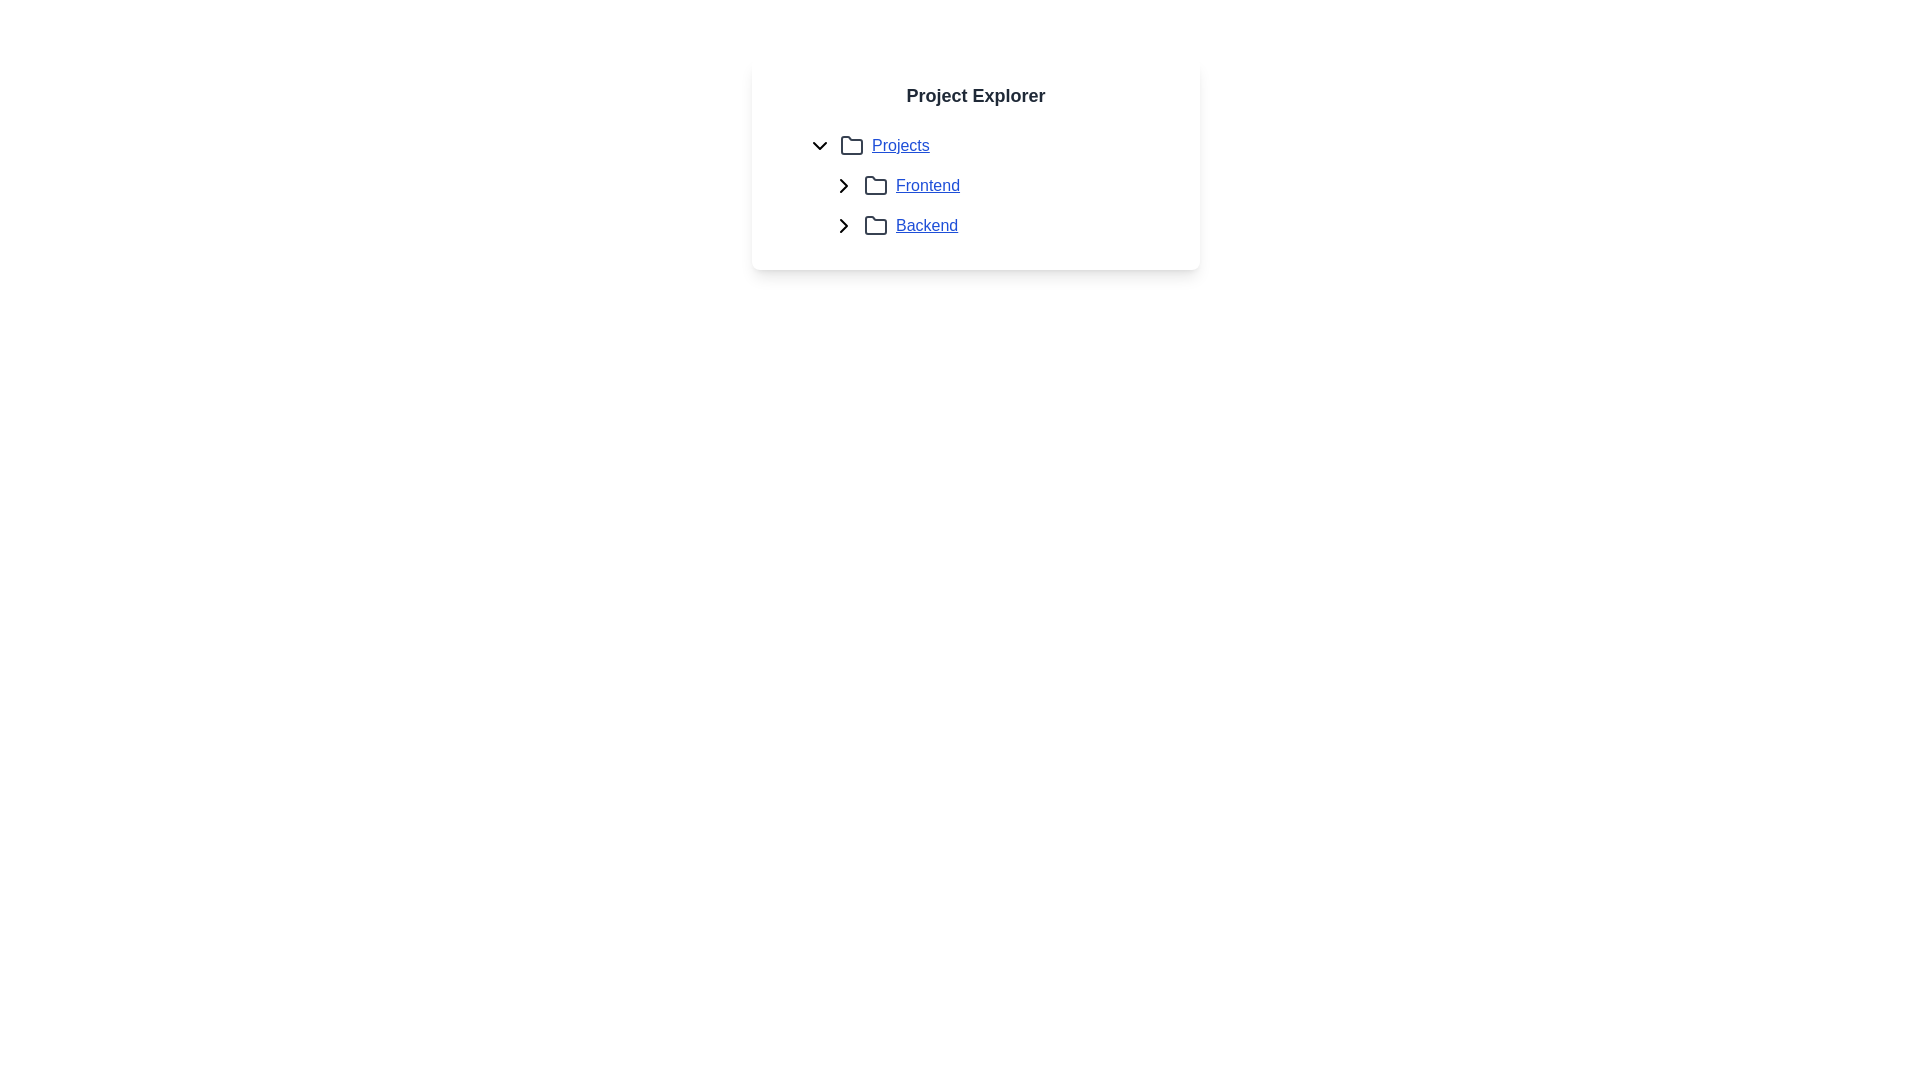 The height and width of the screenshot is (1080, 1920). I want to click on the downward-facing chevron icon next to the 'Projects' text link, so click(820, 145).